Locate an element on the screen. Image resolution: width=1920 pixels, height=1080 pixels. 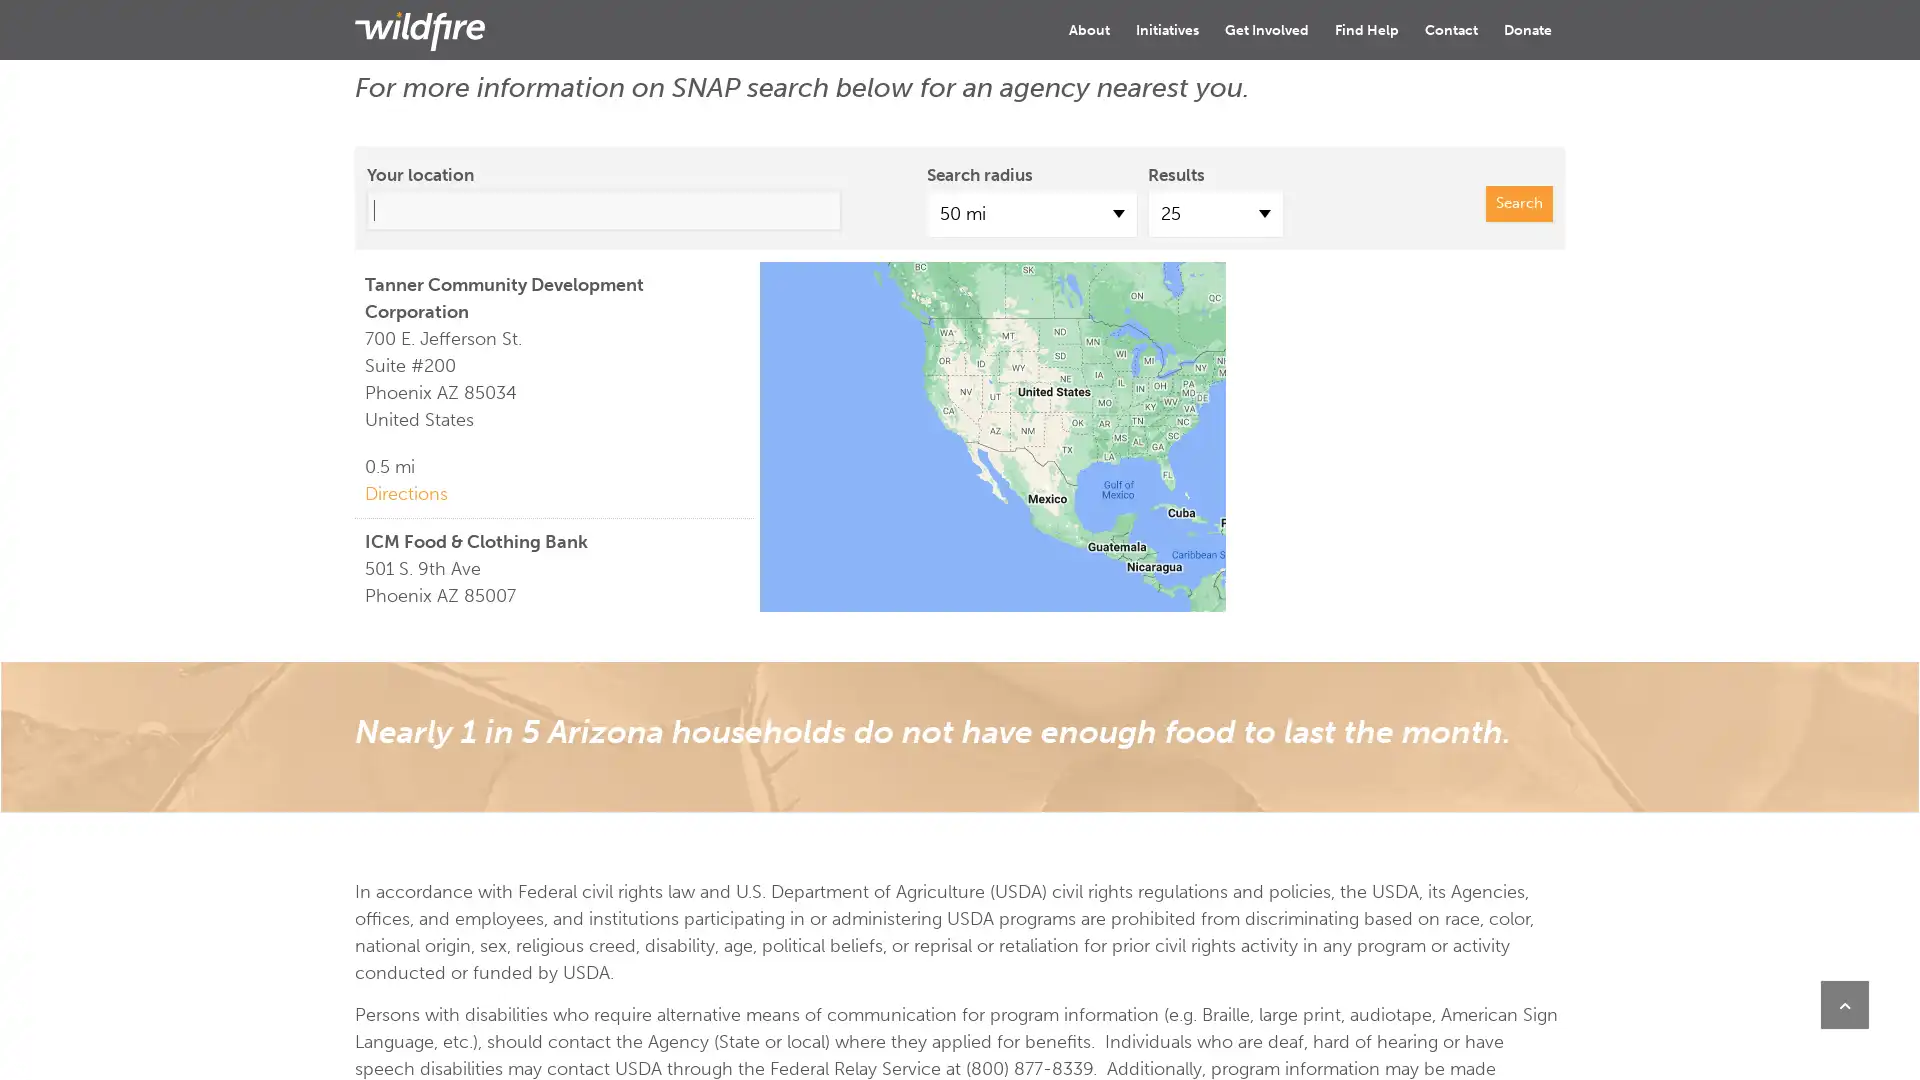
Maricopa Roosevelt WIC is located at coordinates (1174, 414).